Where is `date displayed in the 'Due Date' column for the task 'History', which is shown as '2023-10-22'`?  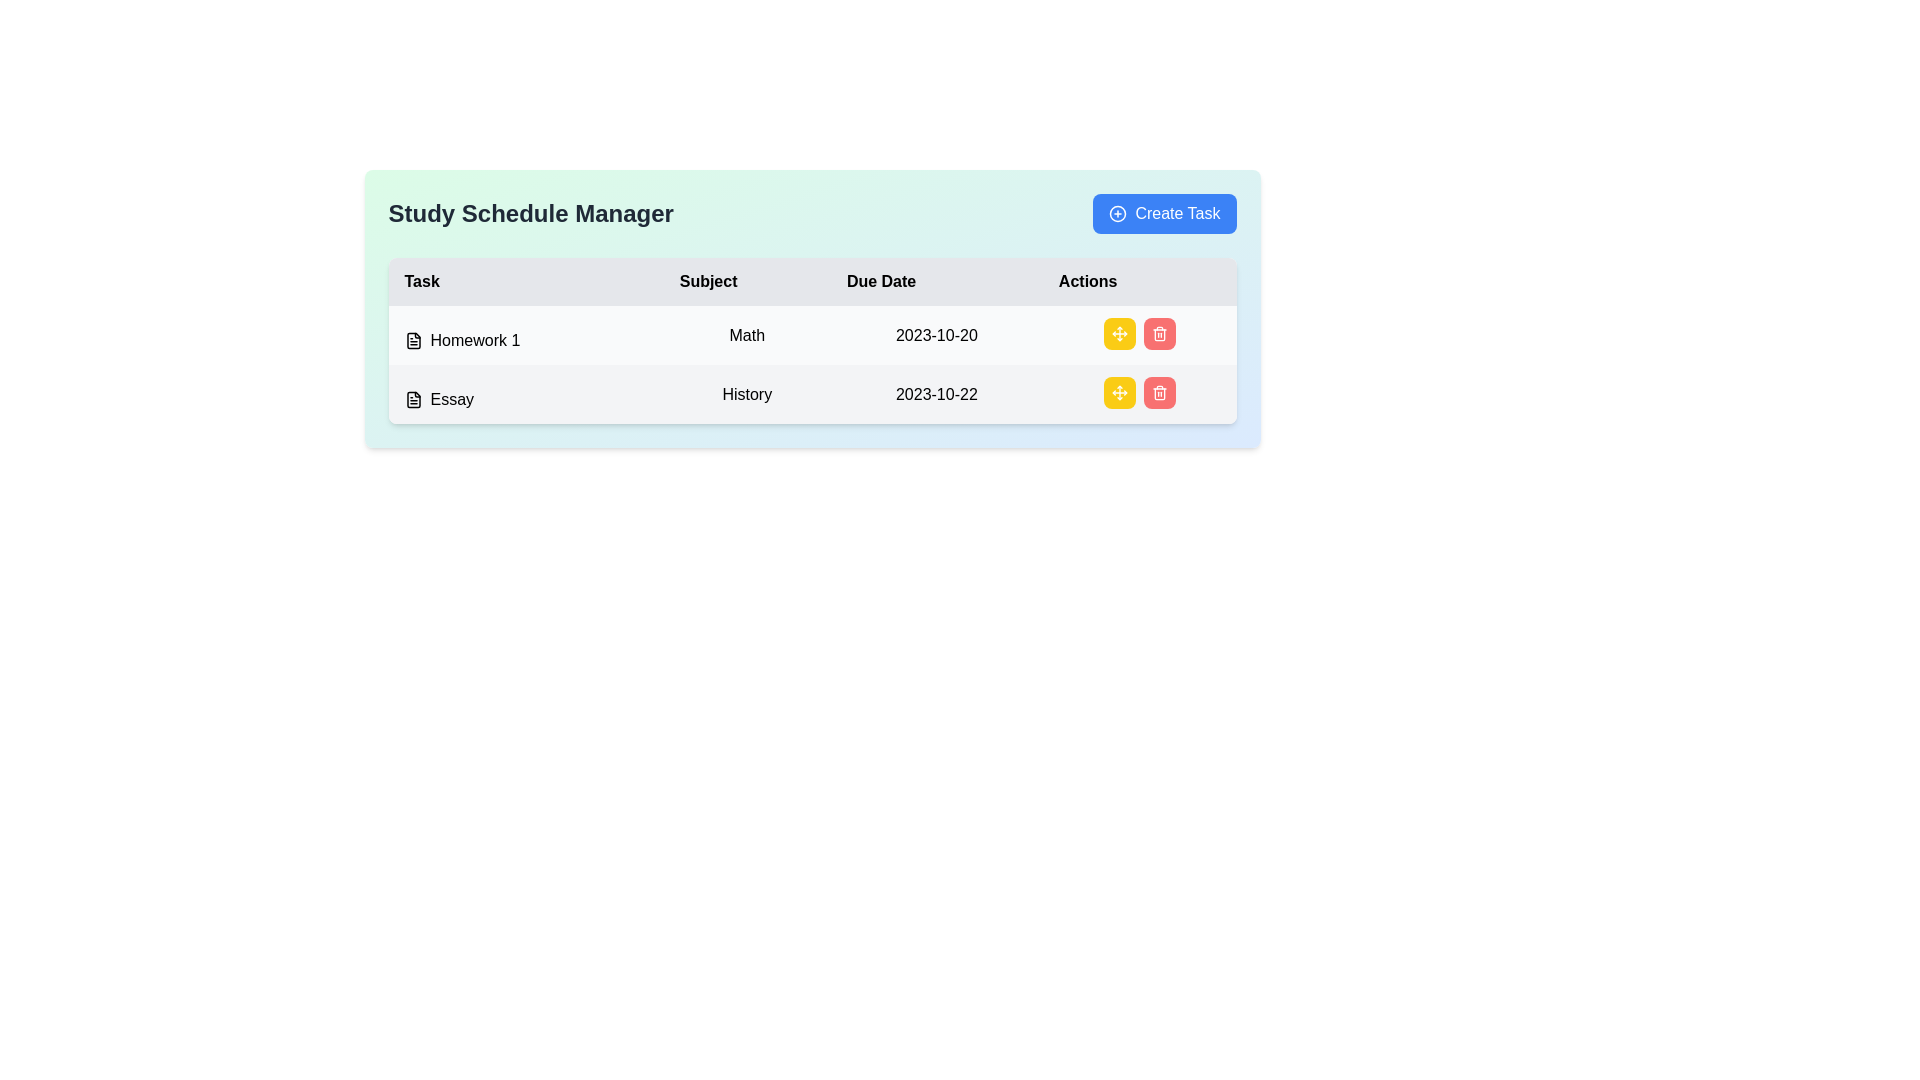
date displayed in the 'Due Date' column for the task 'History', which is shown as '2023-10-22' is located at coordinates (935, 394).